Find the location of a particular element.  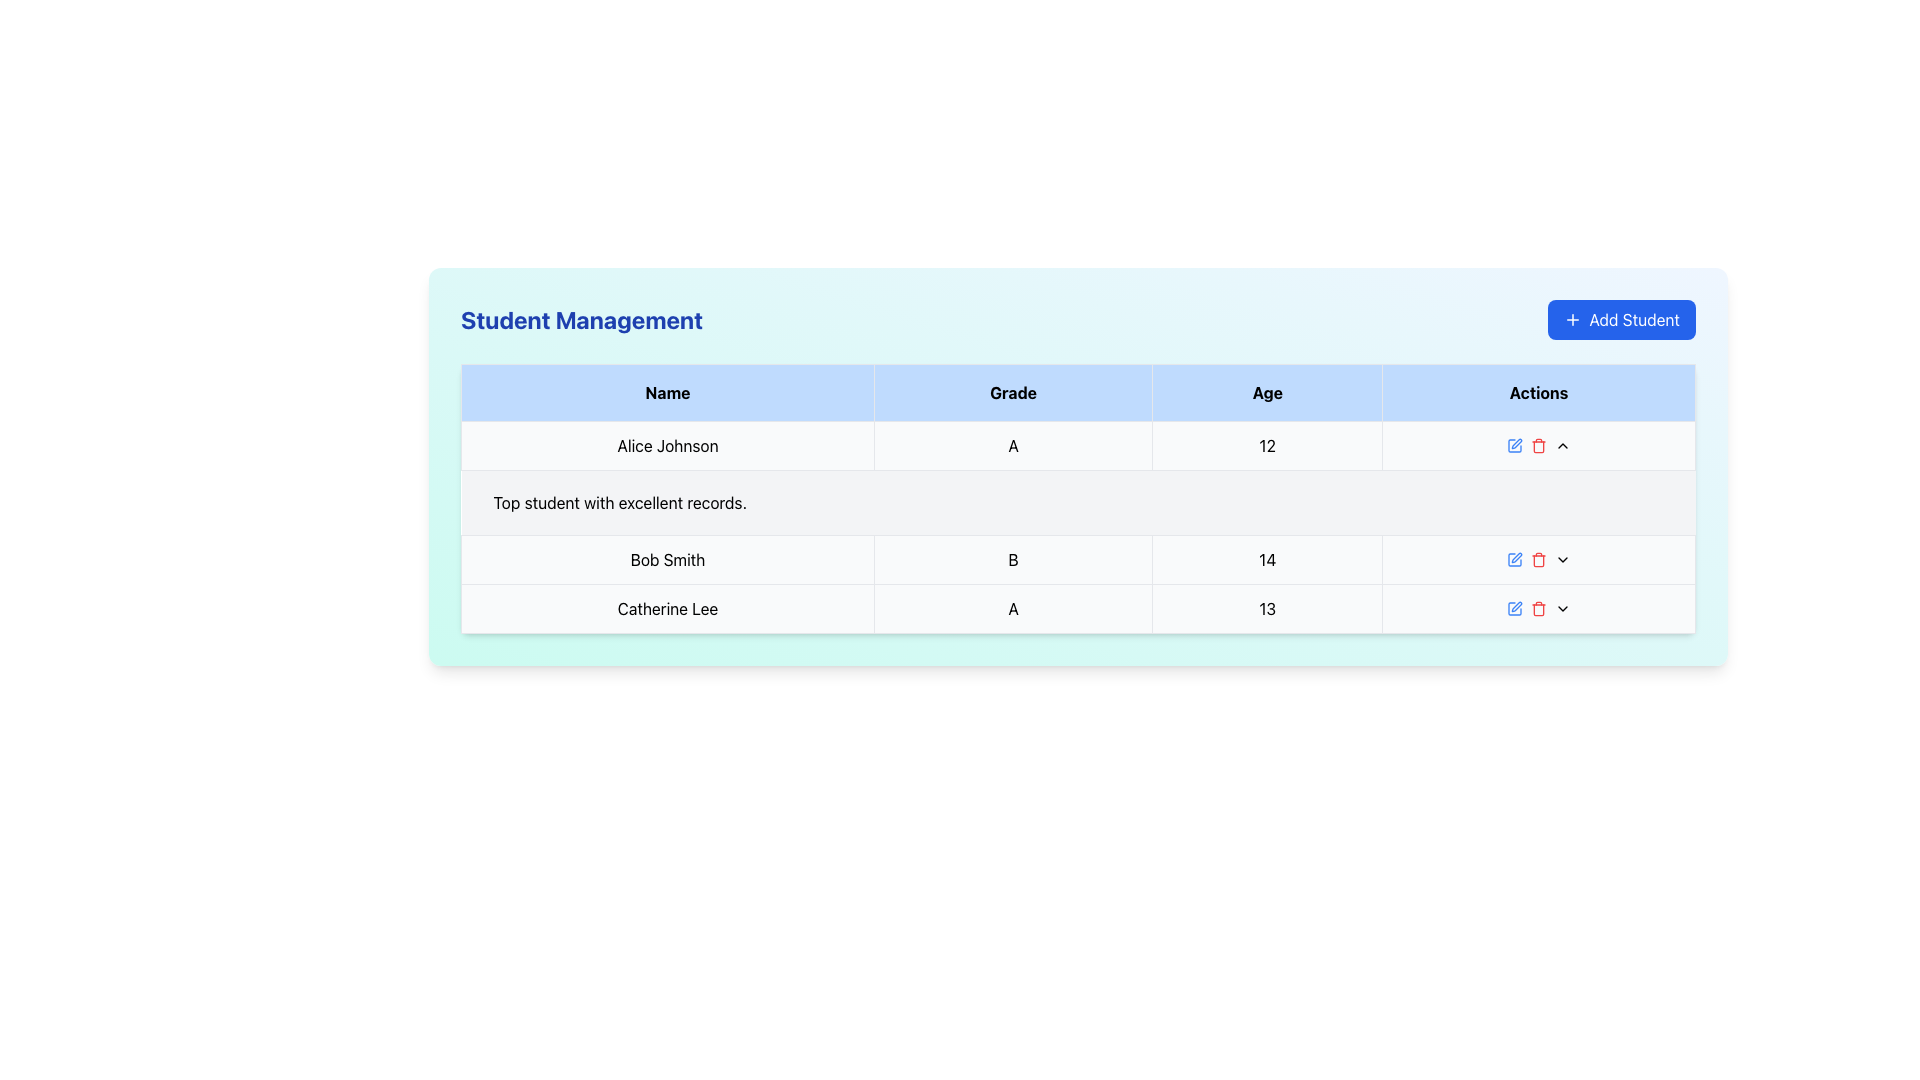

the table row displaying data for the person named Catherine Lee, which includes their grade 'A' and age '13' is located at coordinates (1077, 608).